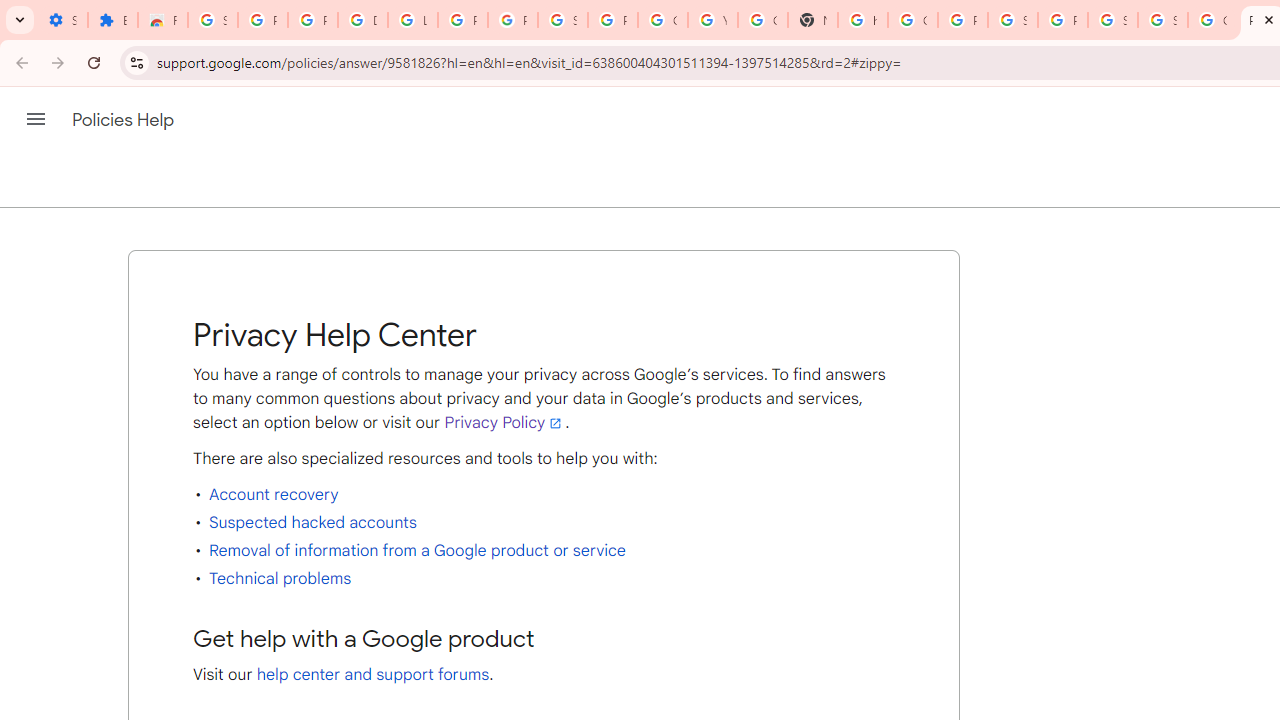 This screenshot has width=1280, height=720. I want to click on 'Account recovery', so click(272, 495).